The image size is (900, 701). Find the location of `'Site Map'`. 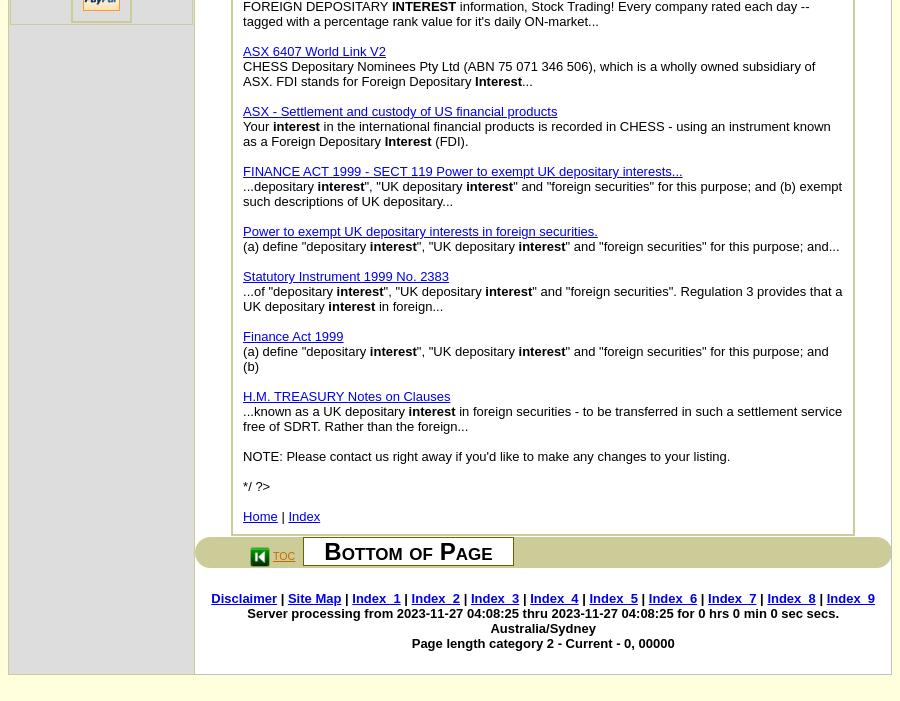

'Site Map' is located at coordinates (313, 598).